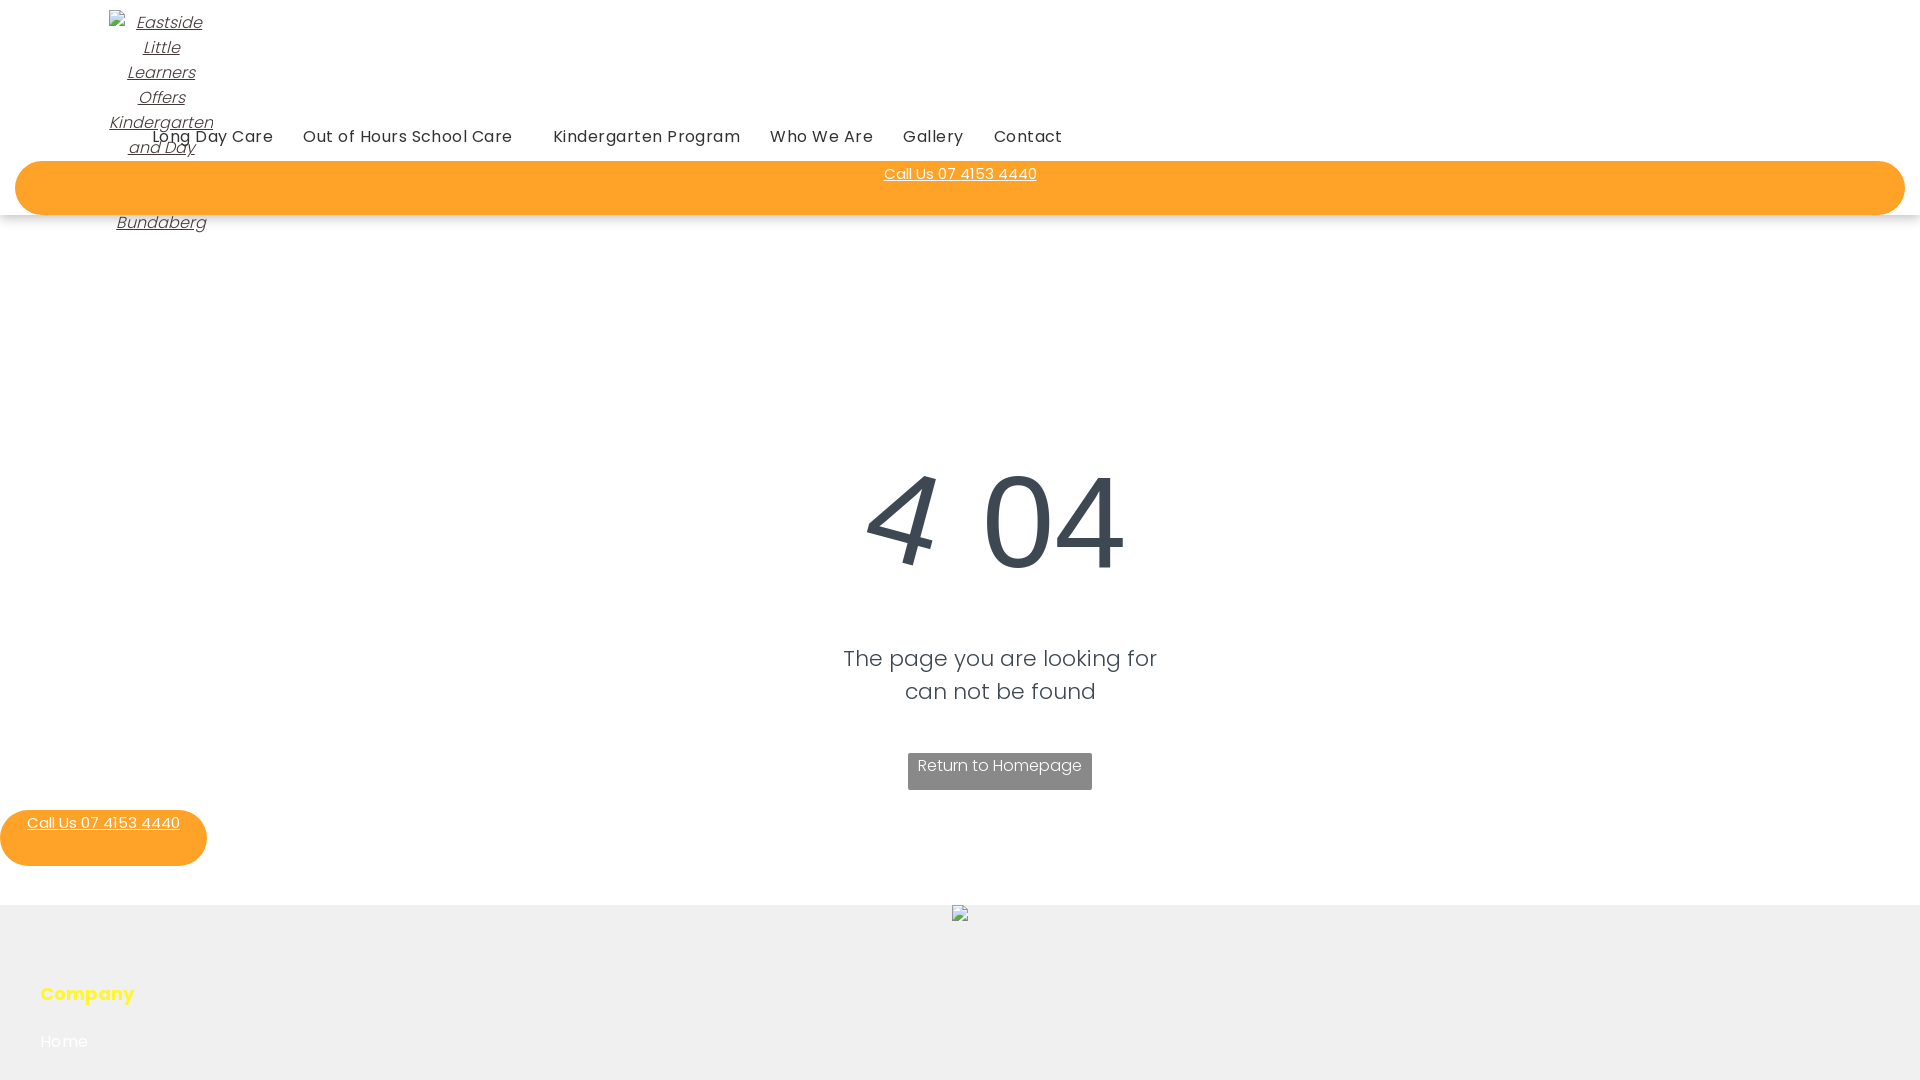 The width and height of the screenshot is (1920, 1080). Describe the element at coordinates (212, 135) in the screenshot. I see `'Long Day Care'` at that location.